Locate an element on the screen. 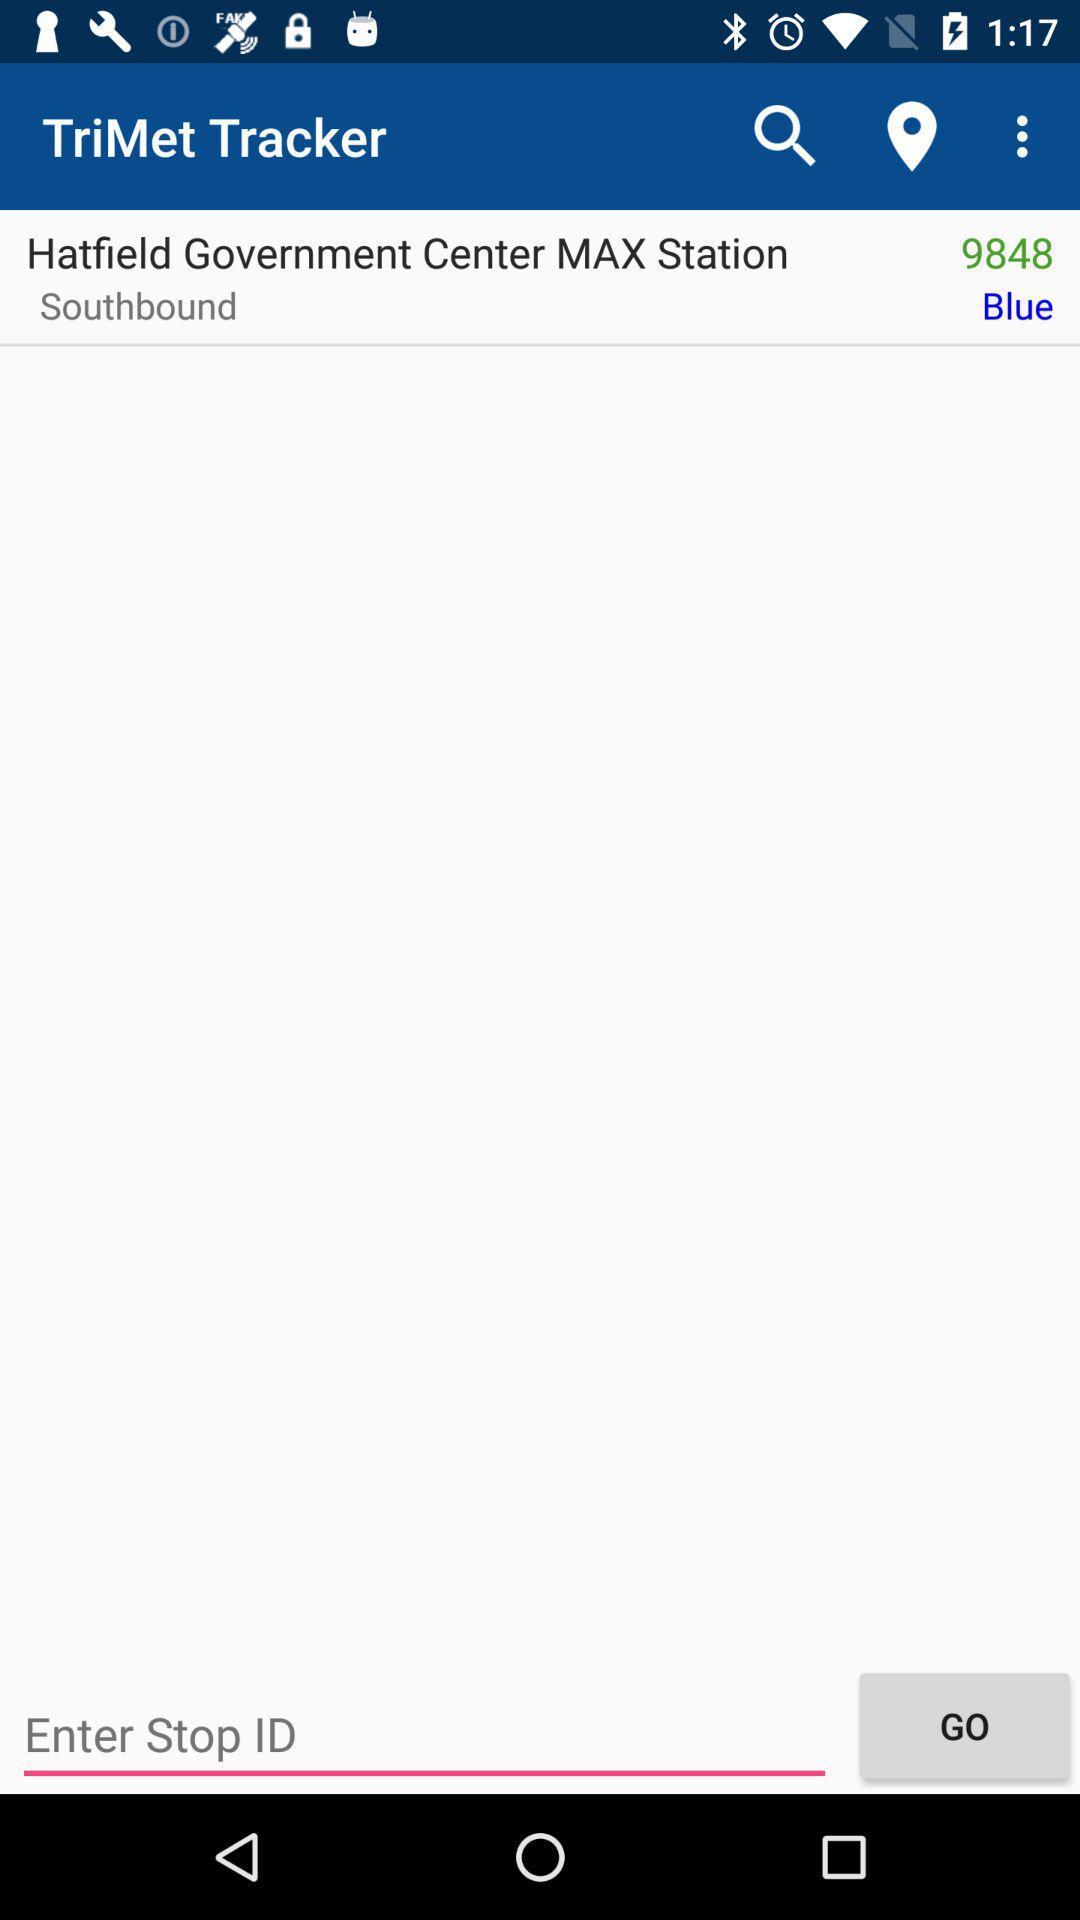  the southbound is located at coordinates (131, 311).